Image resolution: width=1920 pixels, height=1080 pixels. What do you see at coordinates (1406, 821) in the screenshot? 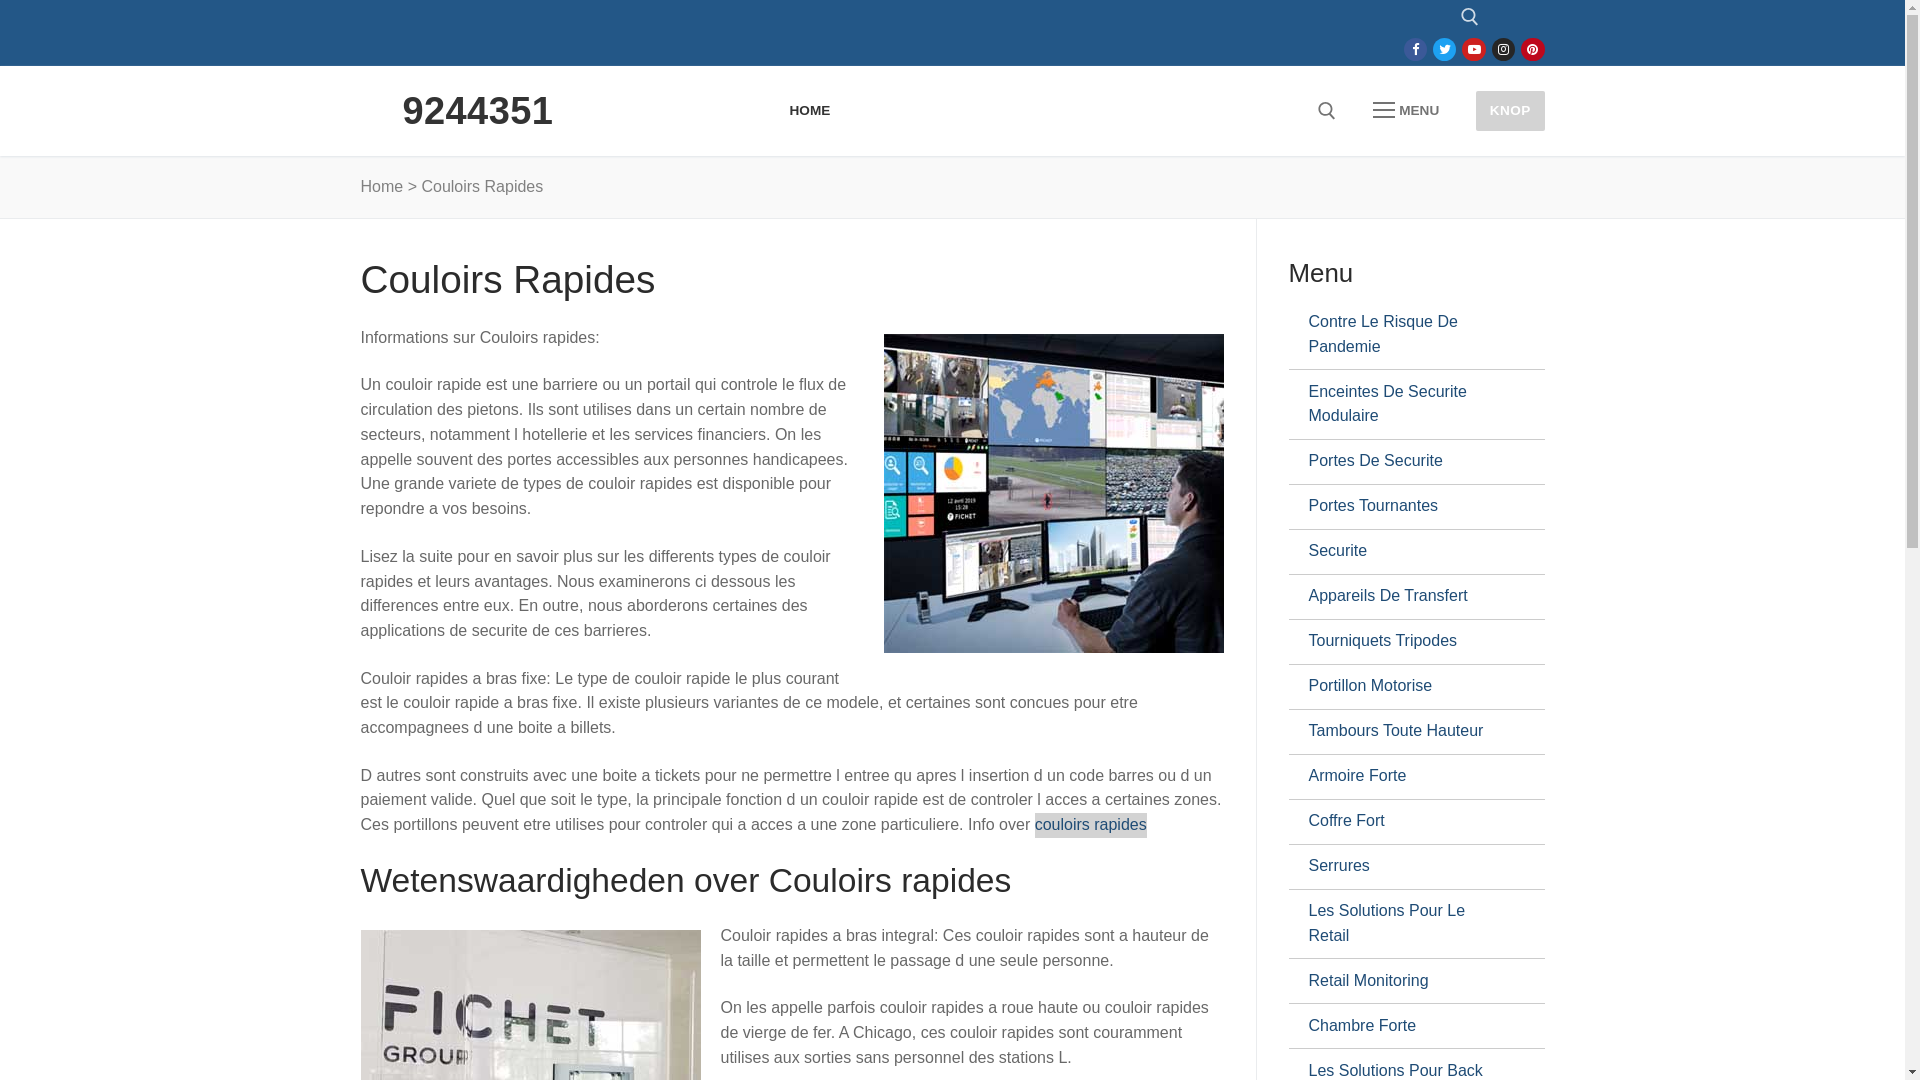
I see `'Coffre Fort'` at bounding box center [1406, 821].